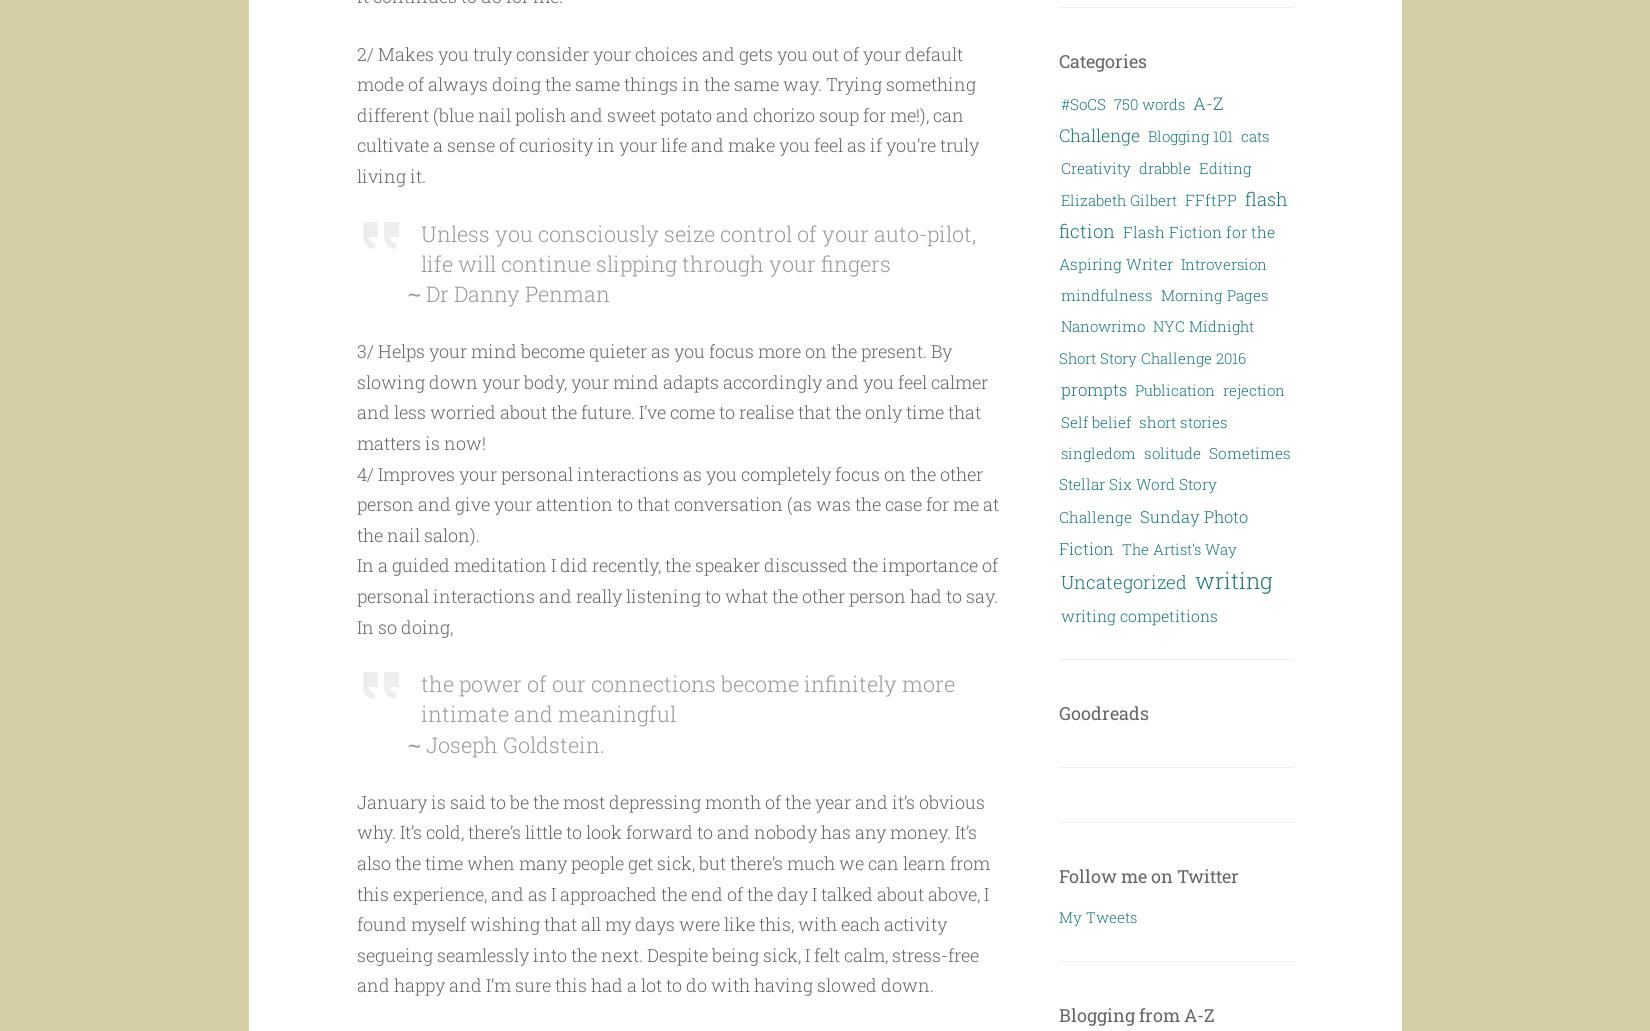 This screenshot has height=1031, width=1650. Describe the element at coordinates (1214, 294) in the screenshot. I see `'Morning Pages'` at that location.